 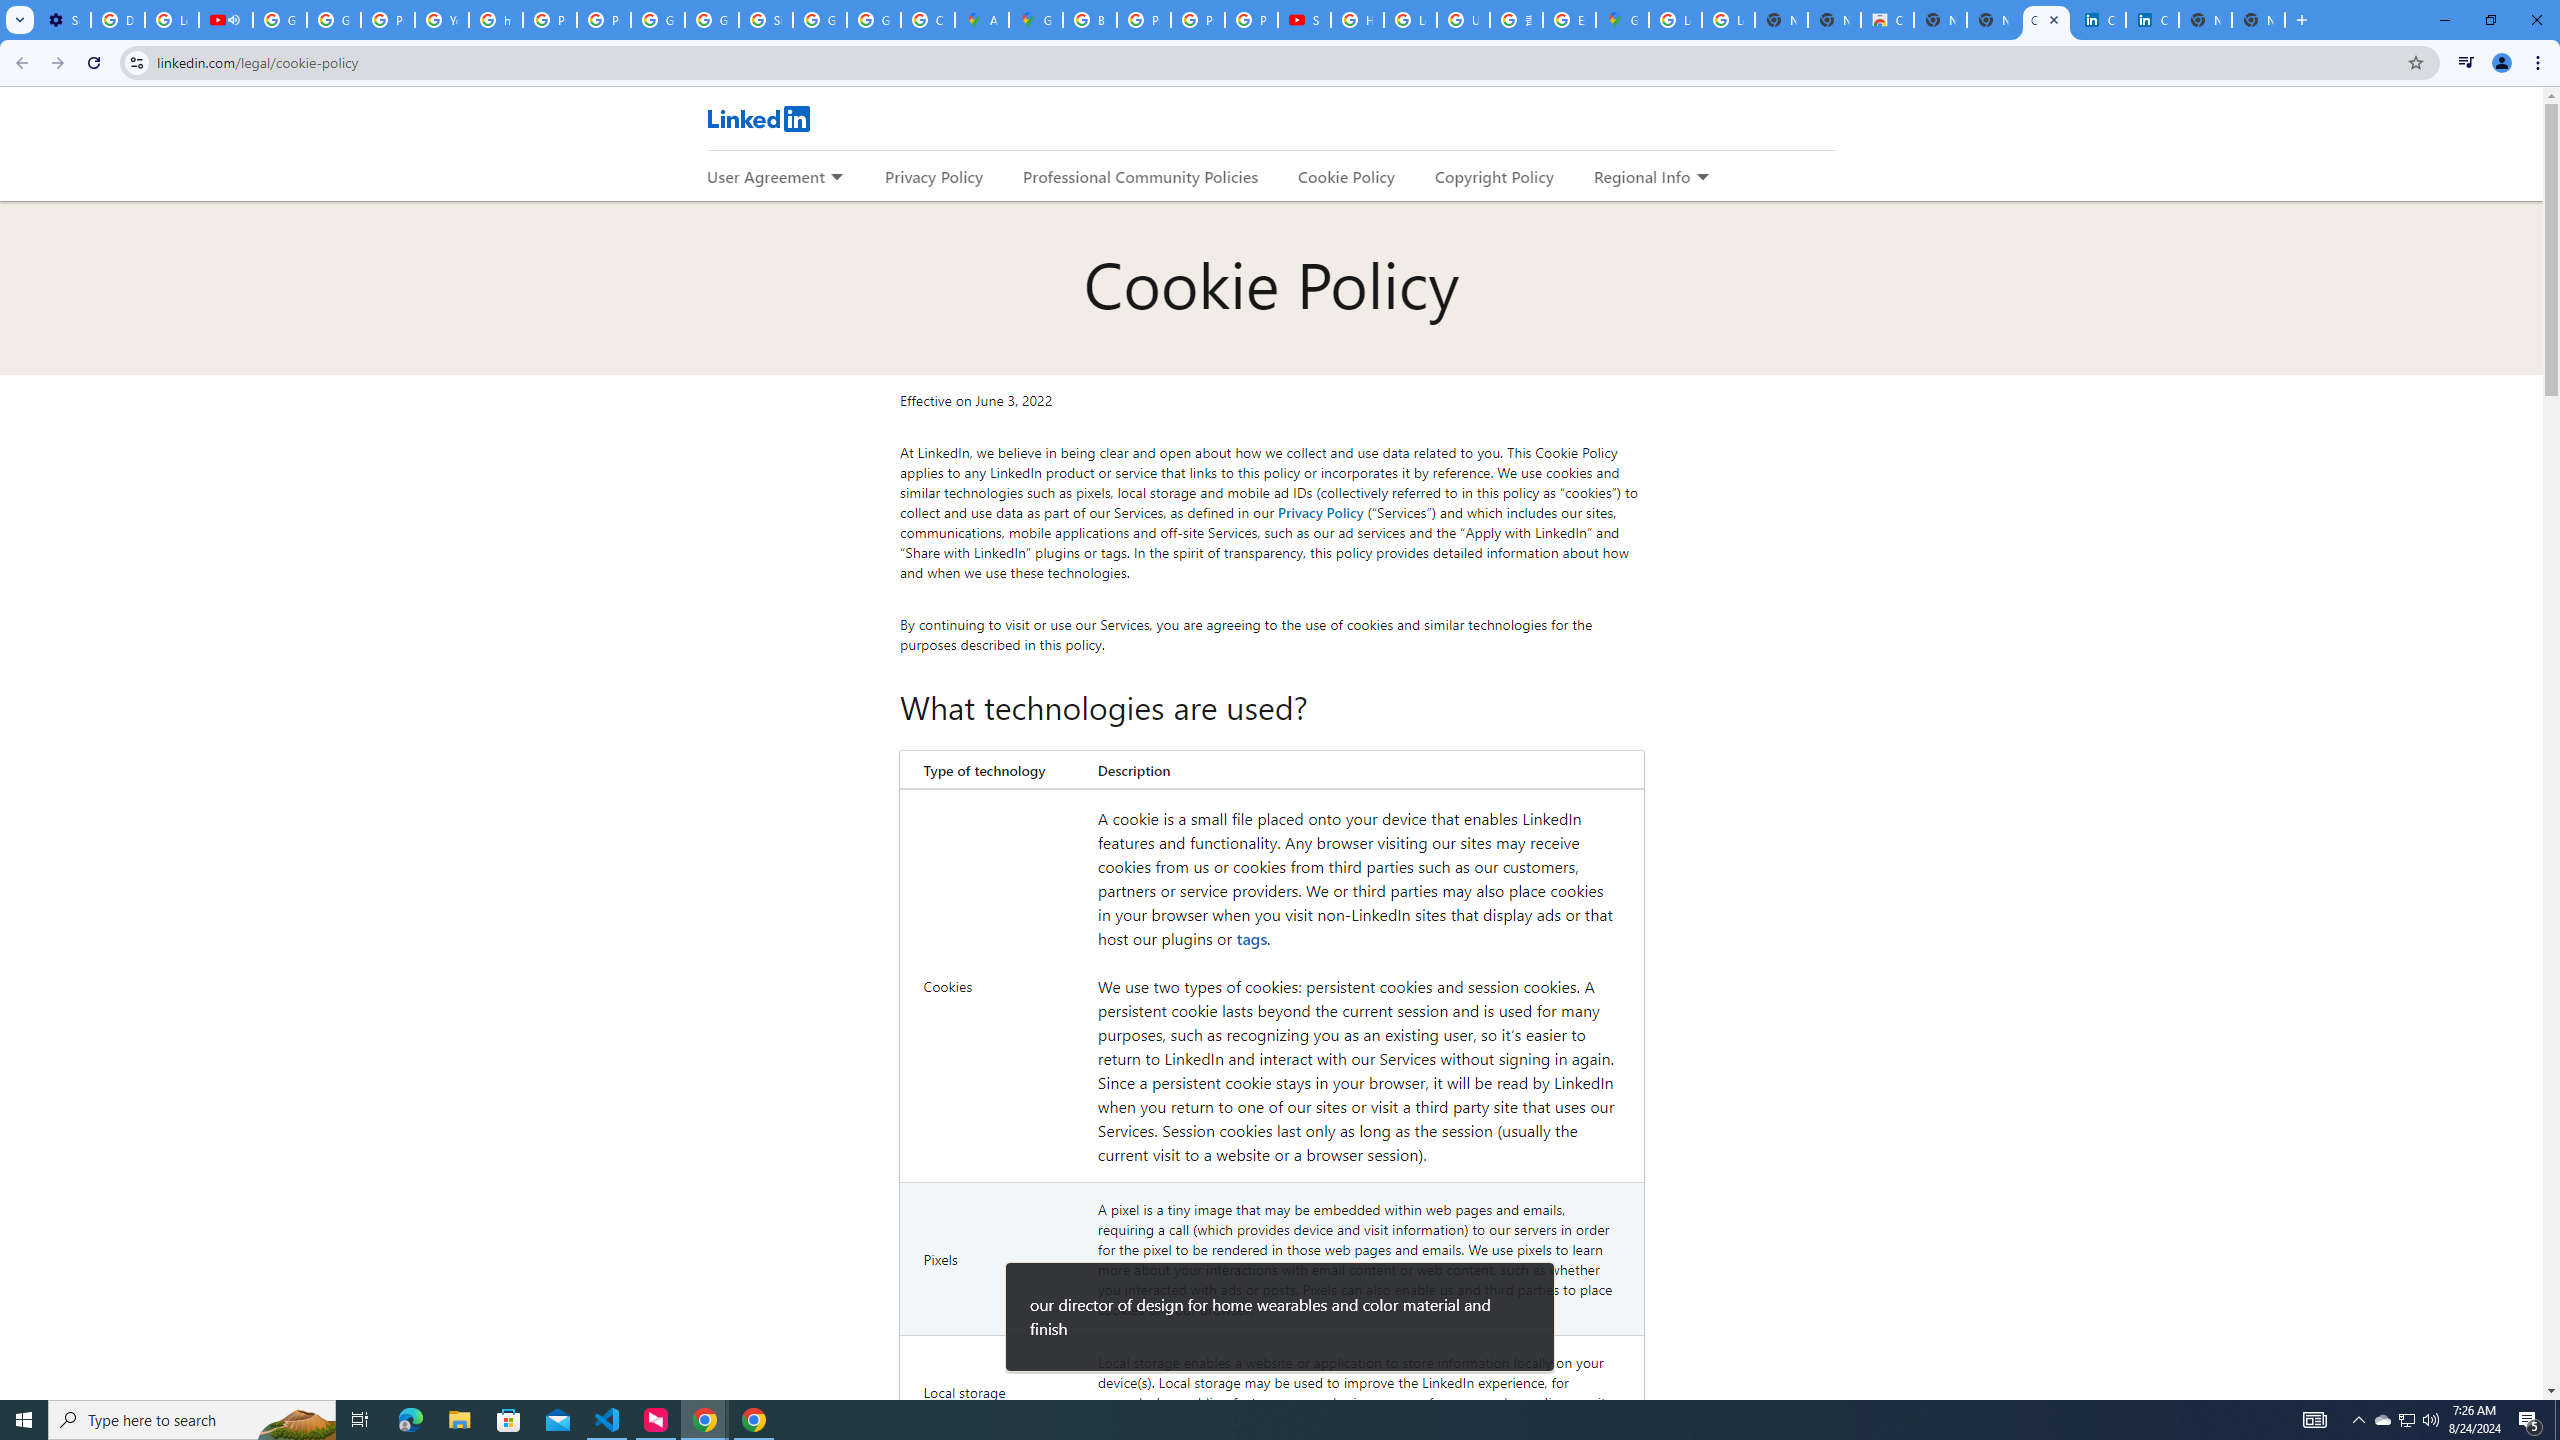 What do you see at coordinates (765, 176) in the screenshot?
I see `'User Agreement'` at bounding box center [765, 176].